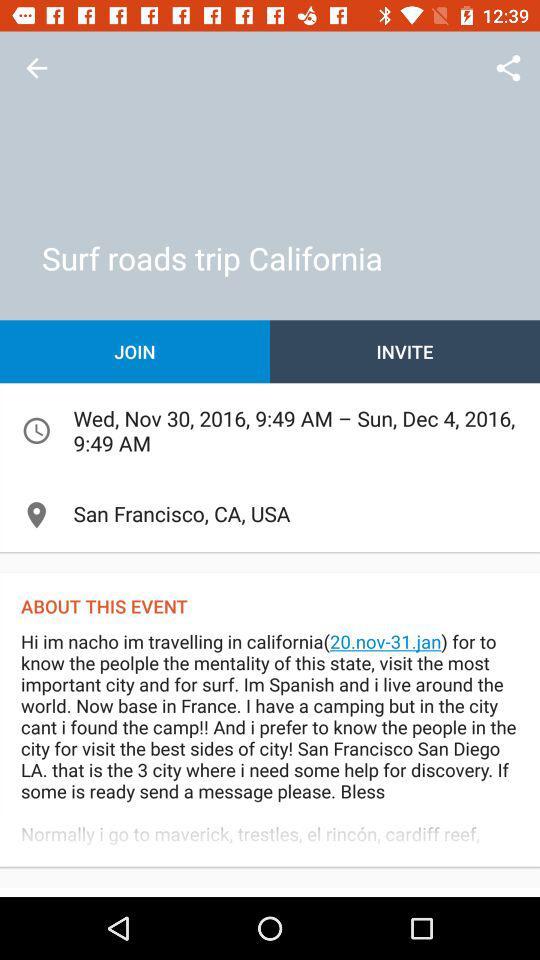 This screenshot has height=960, width=540. Describe the element at coordinates (135, 351) in the screenshot. I see `join item` at that location.